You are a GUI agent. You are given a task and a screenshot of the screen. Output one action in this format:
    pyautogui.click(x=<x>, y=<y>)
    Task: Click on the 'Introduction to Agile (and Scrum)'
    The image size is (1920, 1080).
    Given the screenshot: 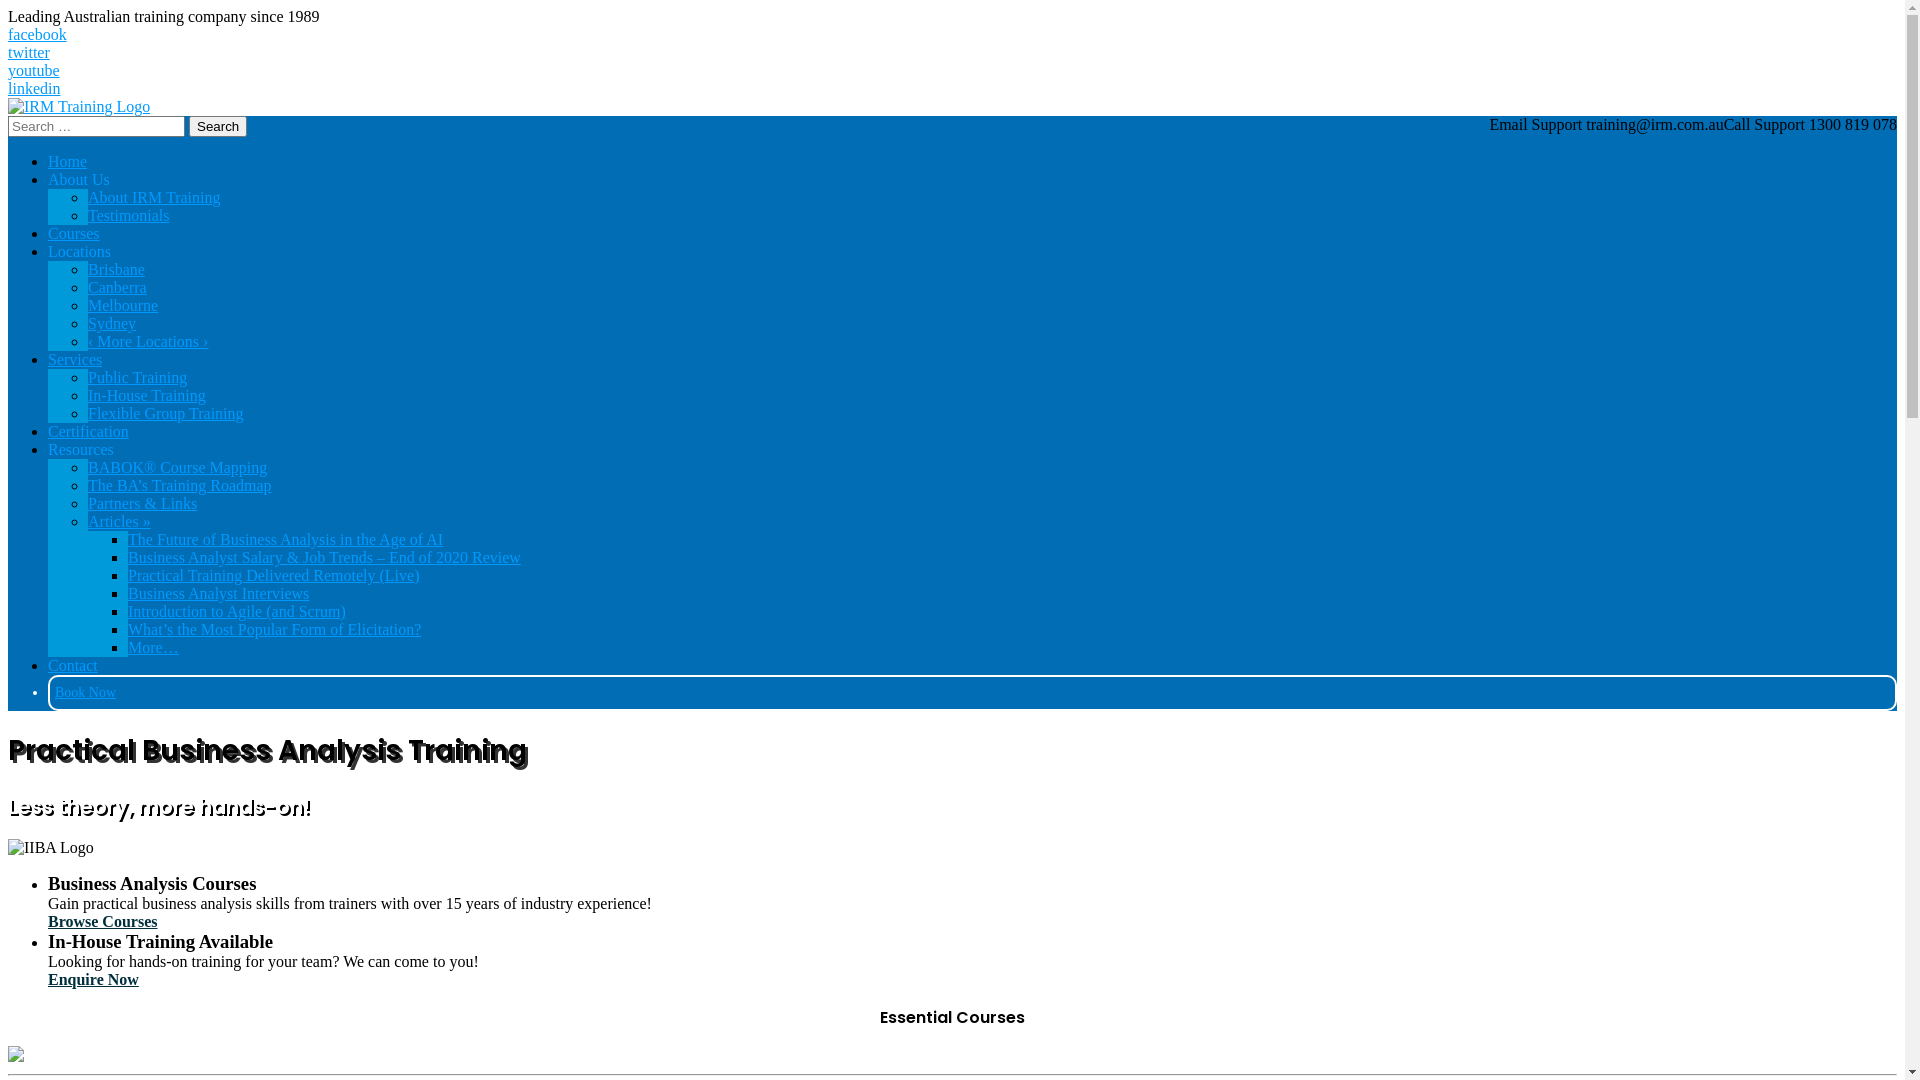 What is the action you would take?
    pyautogui.click(x=236, y=610)
    